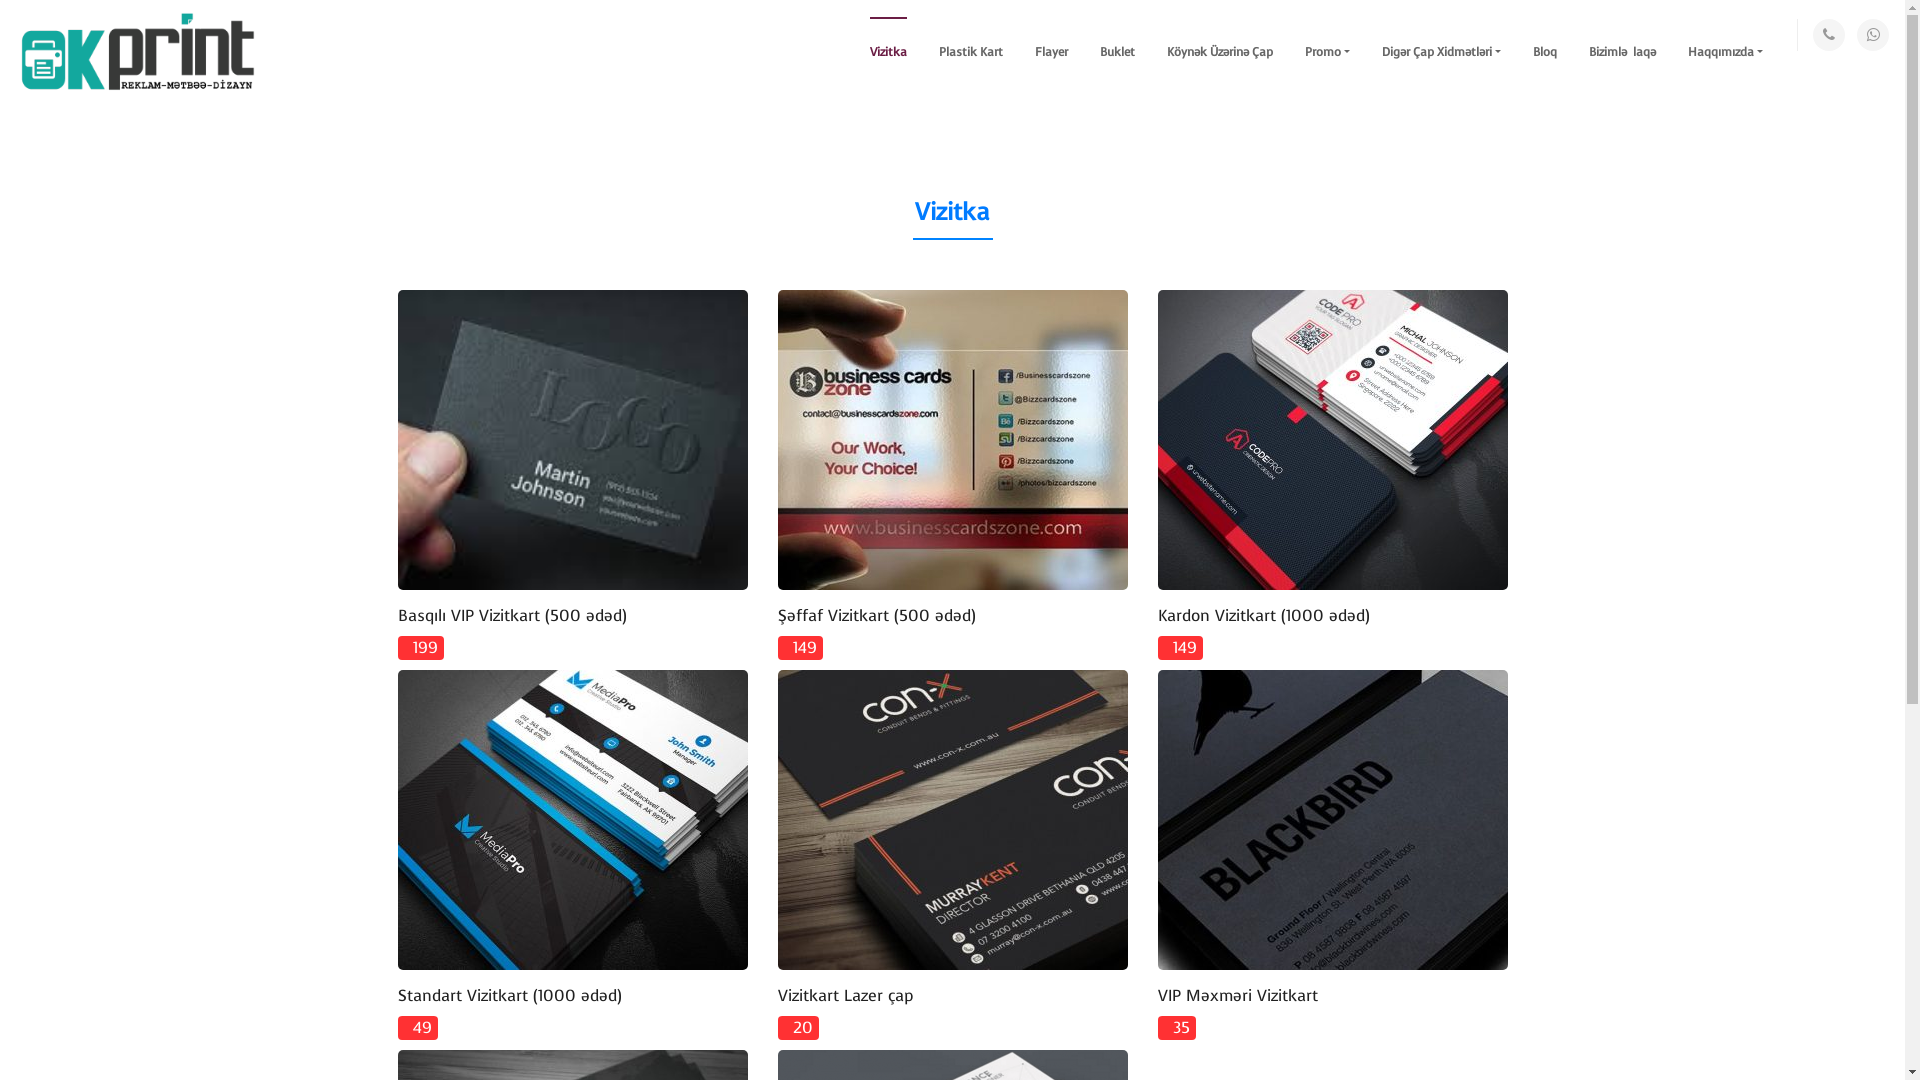 The height and width of the screenshot is (1080, 1920). What do you see at coordinates (1327, 50) in the screenshot?
I see `'Promo'` at bounding box center [1327, 50].